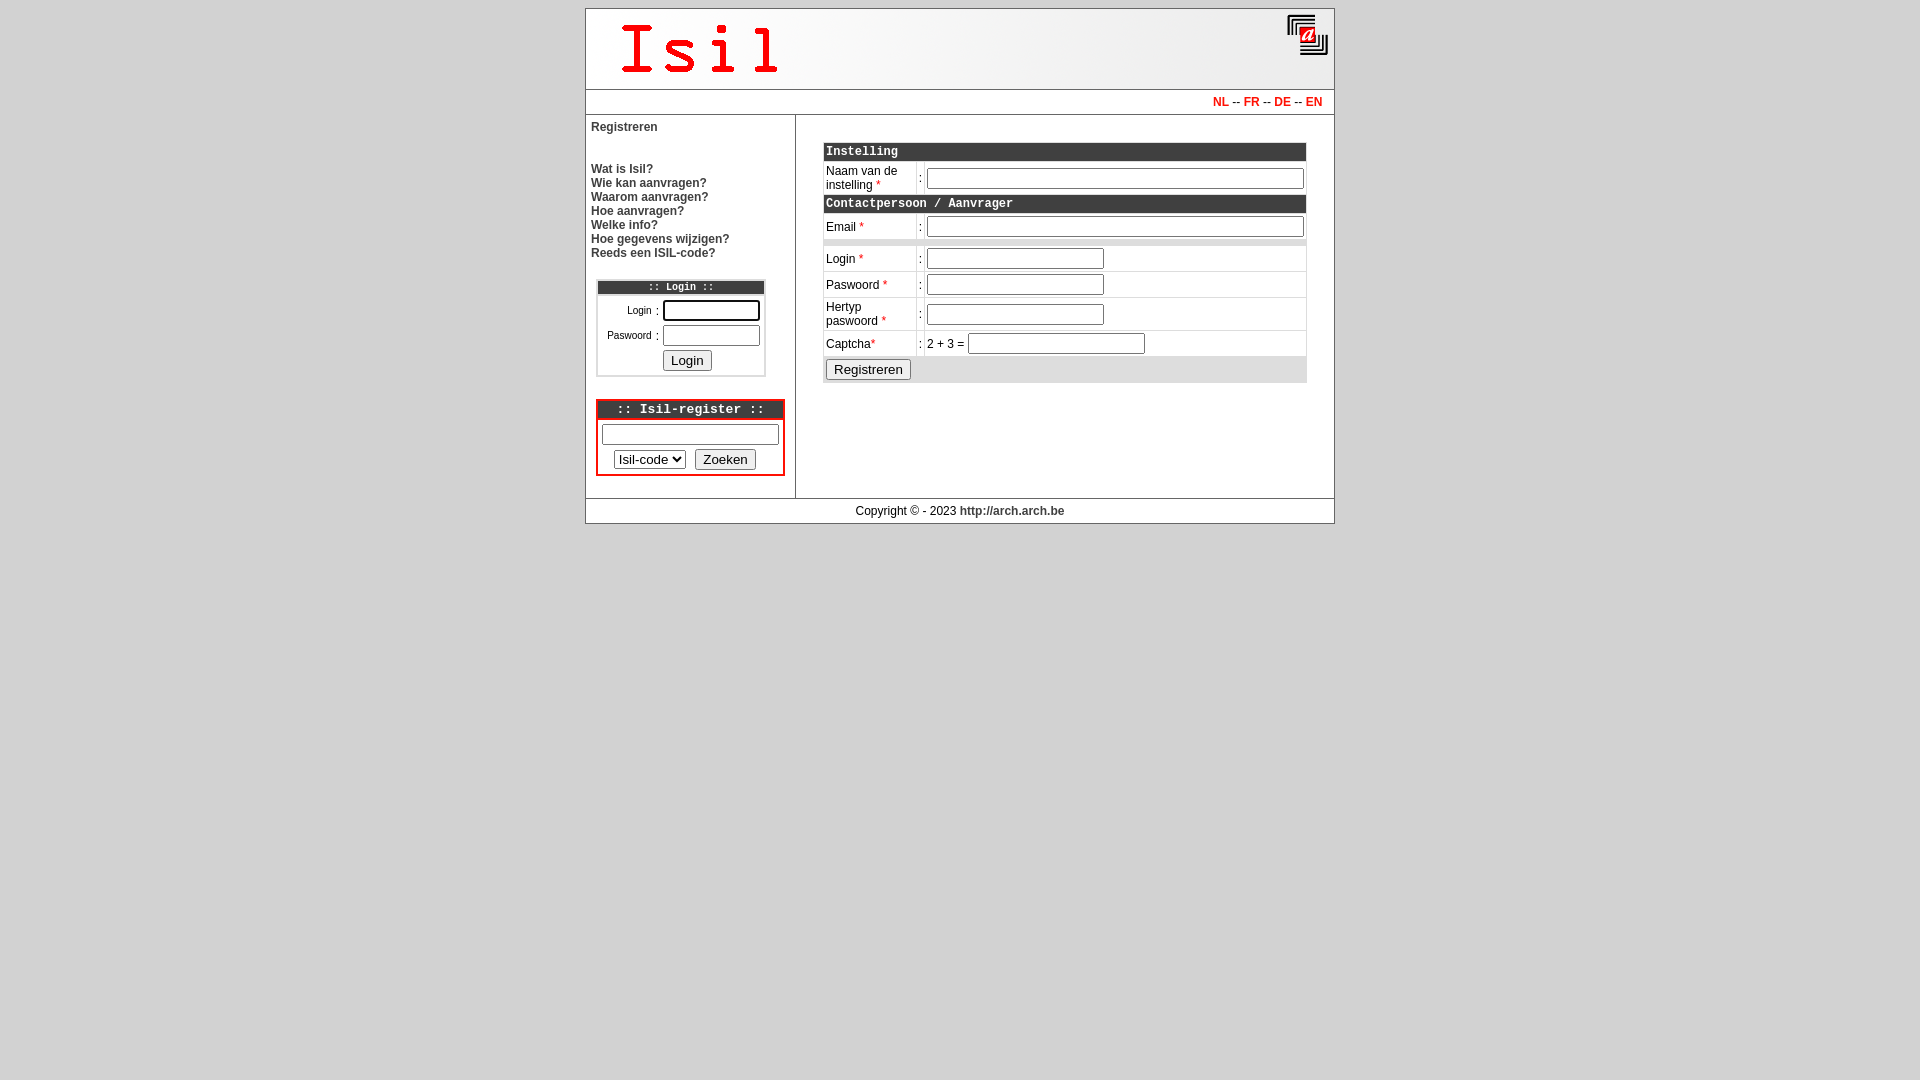 The width and height of the screenshot is (1920, 1080). I want to click on 'FR', so click(1251, 101).